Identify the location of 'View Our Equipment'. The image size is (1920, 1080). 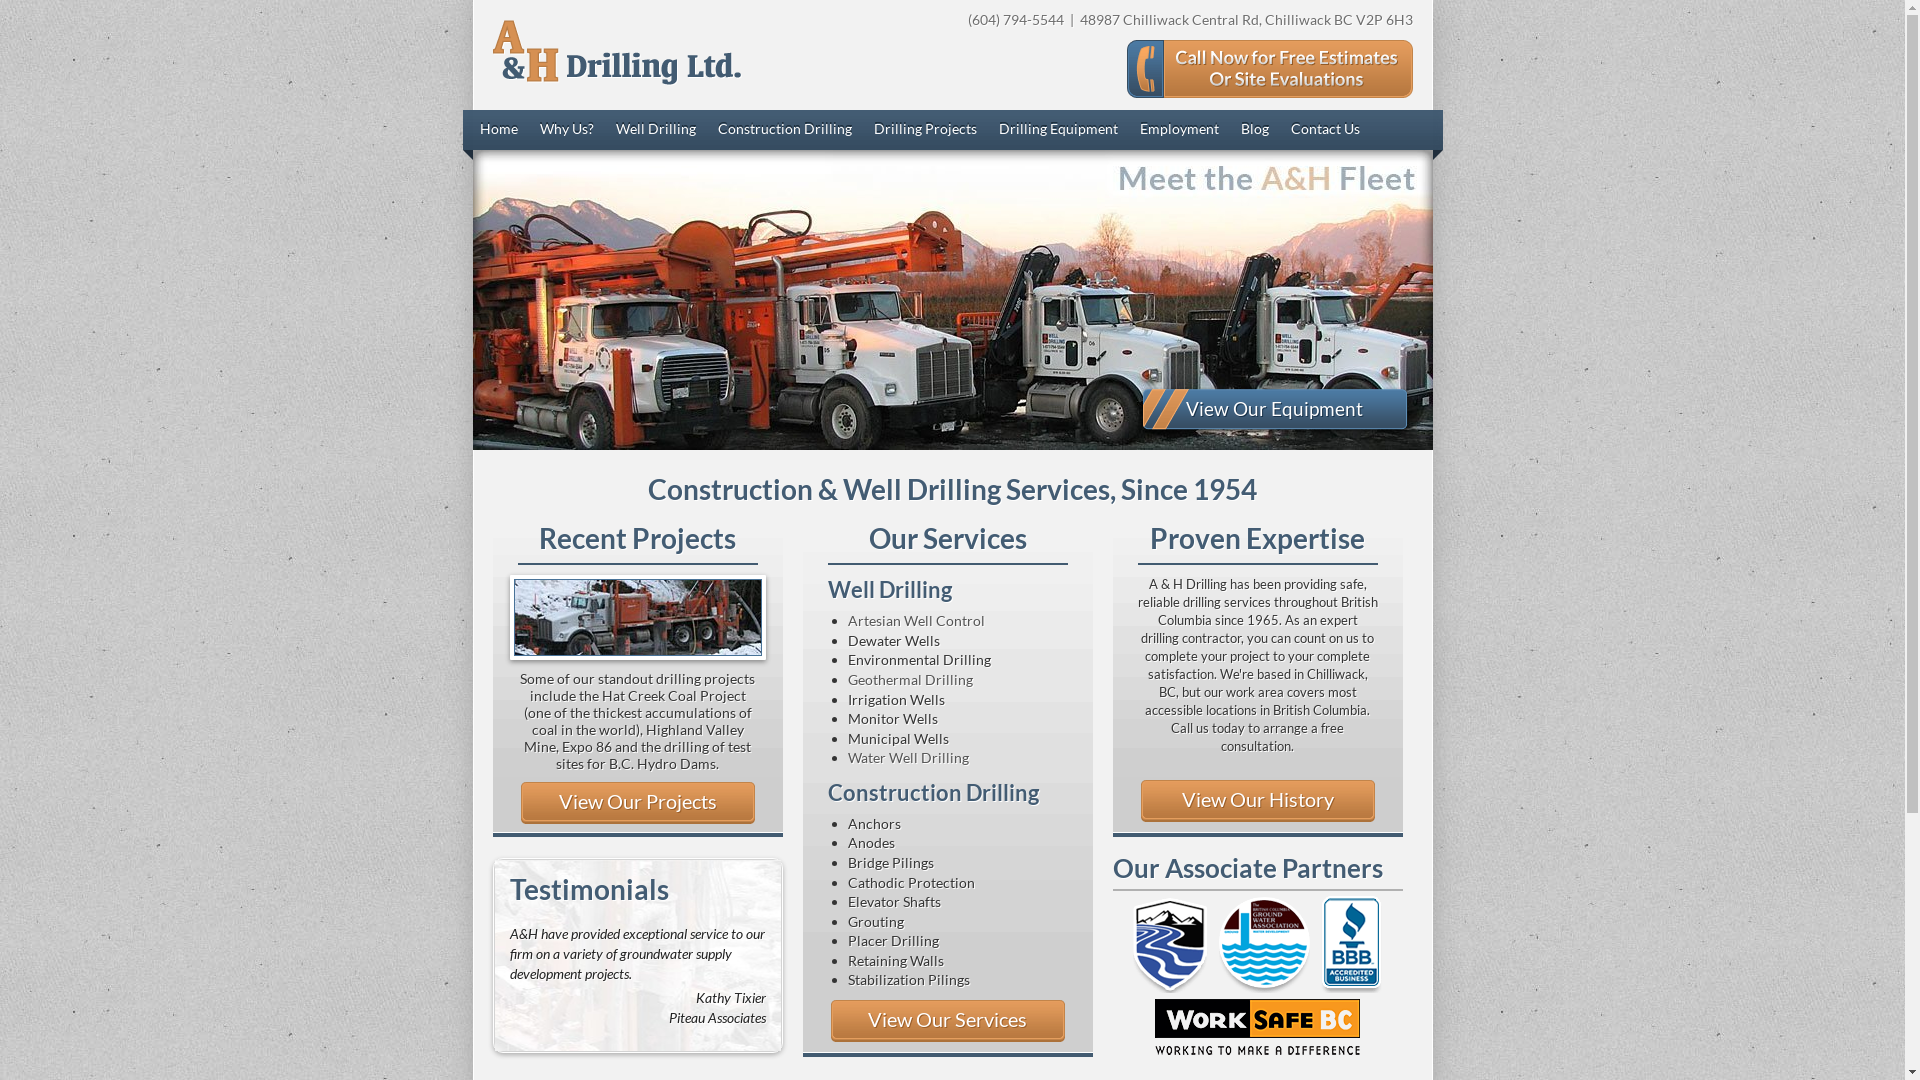
(1272, 407).